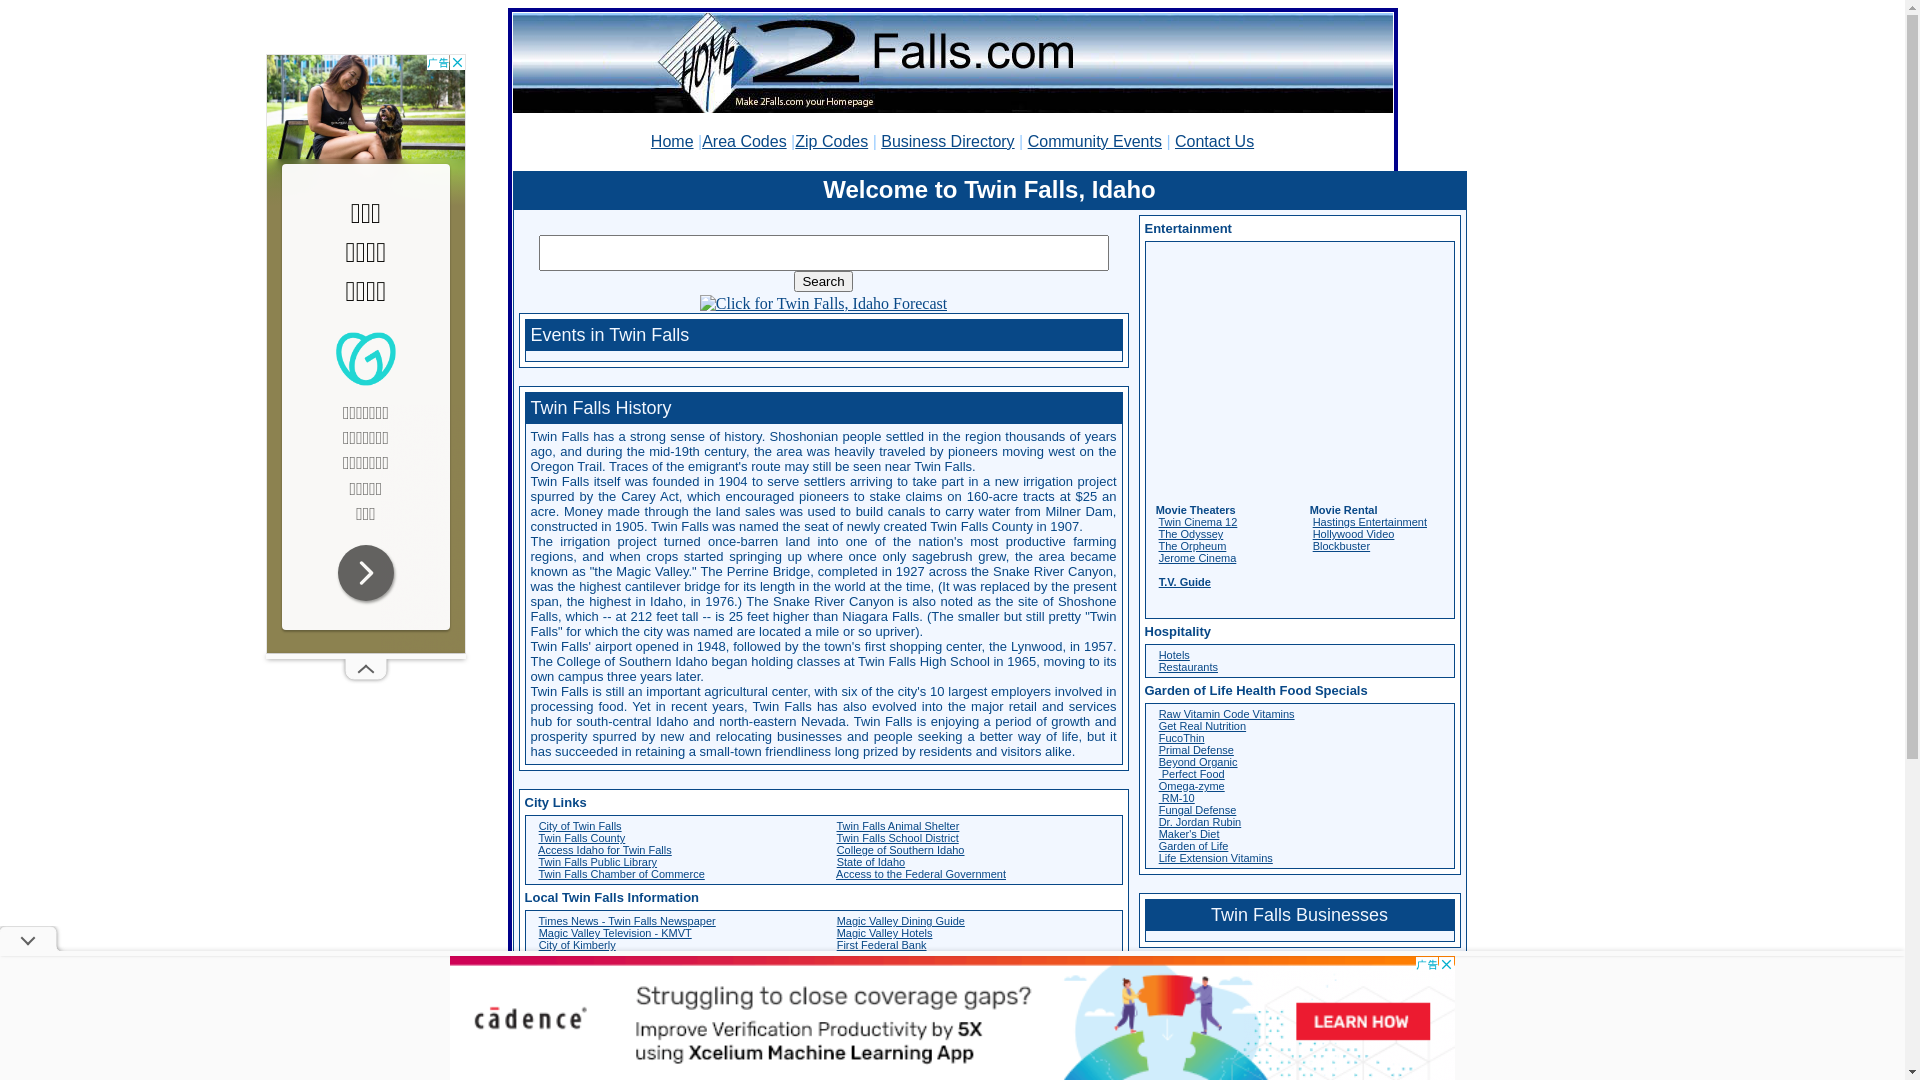  I want to click on 'Twin Falls Animal Shelter', so click(835, 825).